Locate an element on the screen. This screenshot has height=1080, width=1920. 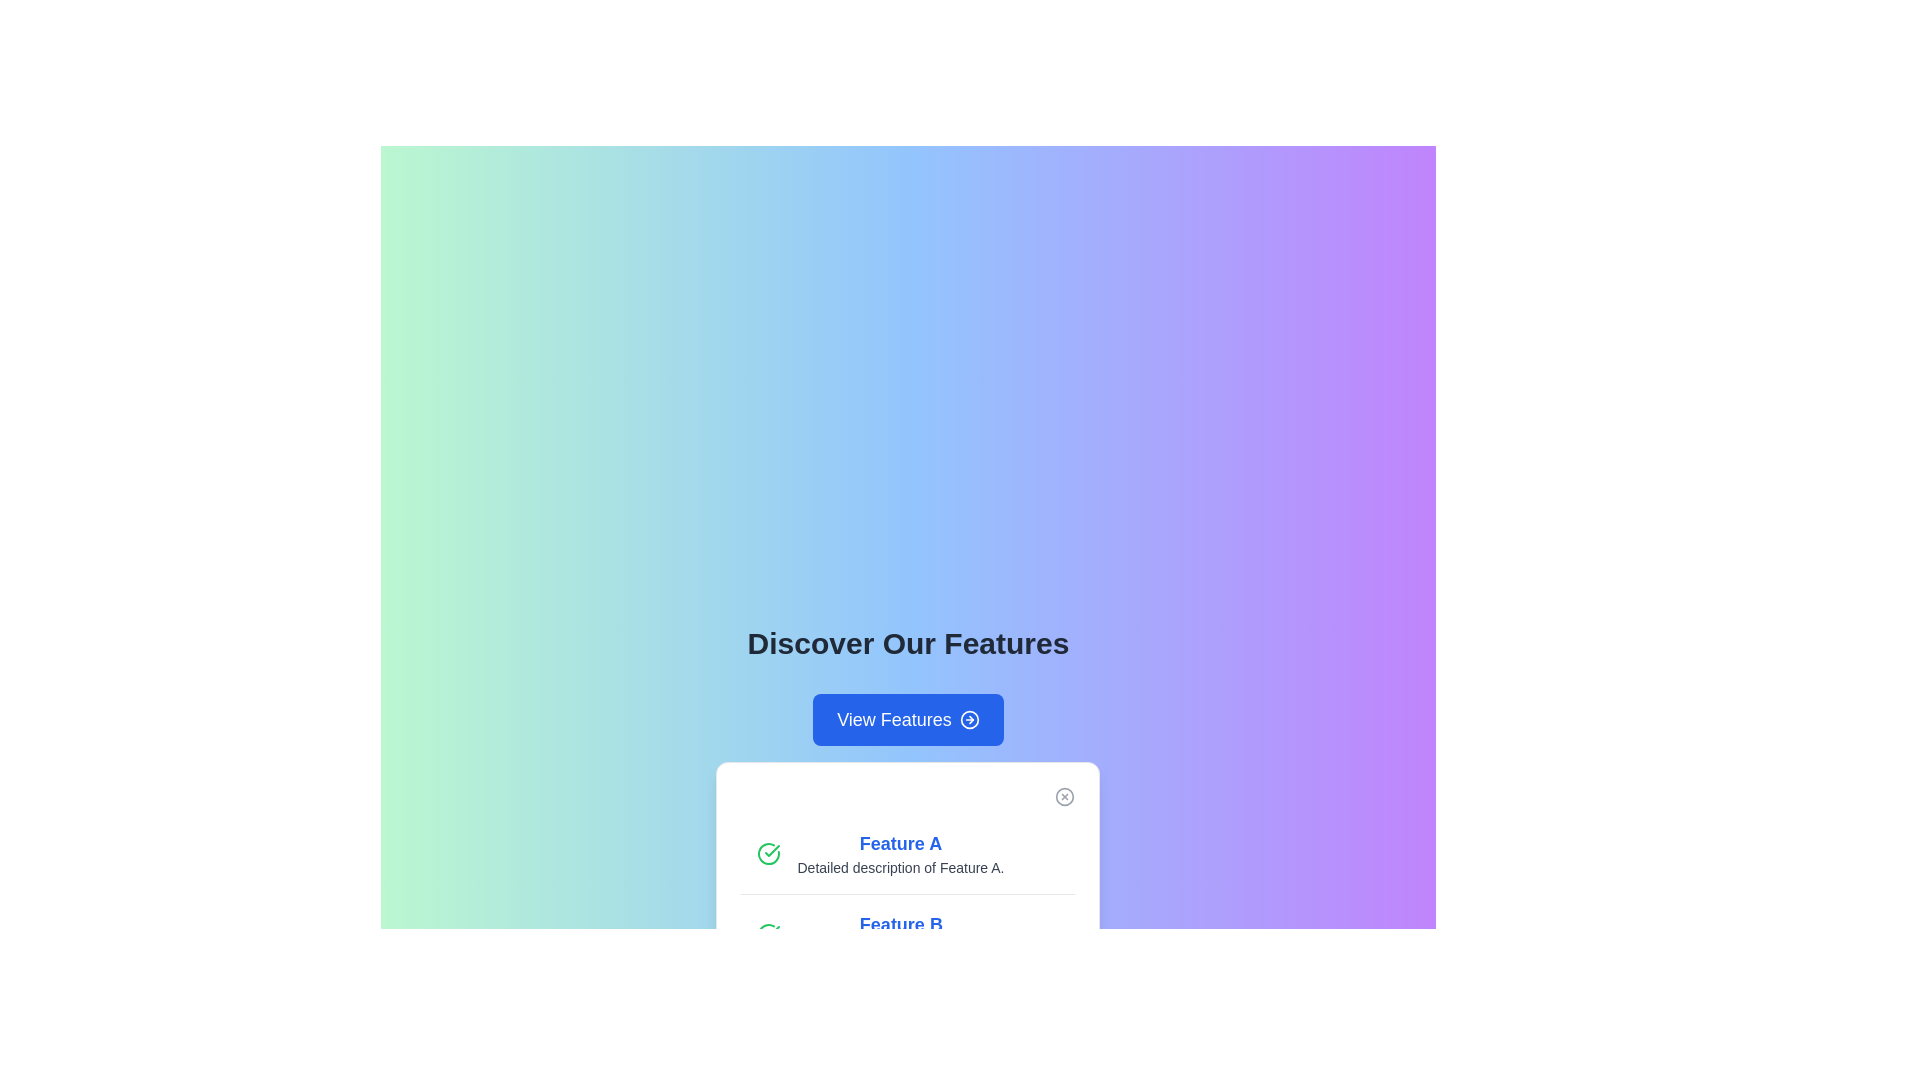
the button located below the title 'Discover Our Features' is located at coordinates (907, 720).